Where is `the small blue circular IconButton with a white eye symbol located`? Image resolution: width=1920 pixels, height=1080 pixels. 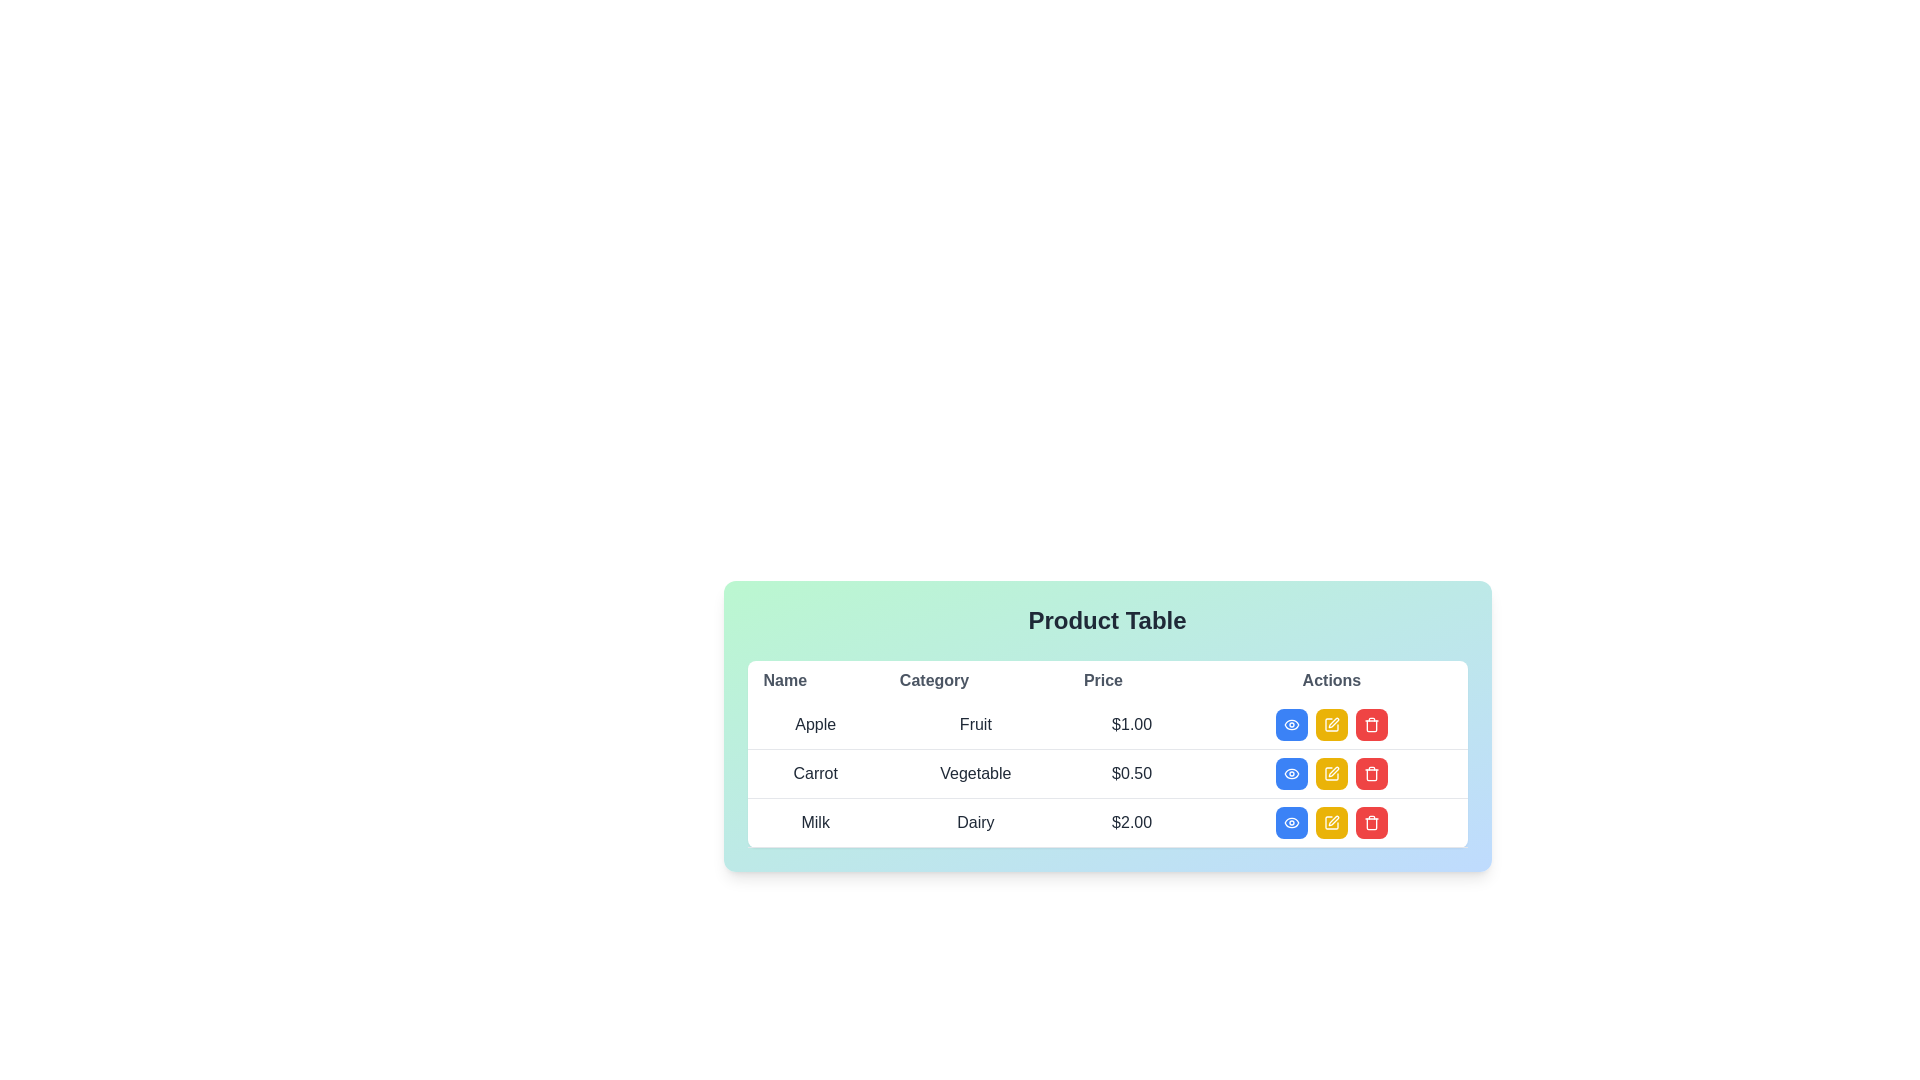 the small blue circular IconButton with a white eye symbol located is located at coordinates (1291, 822).